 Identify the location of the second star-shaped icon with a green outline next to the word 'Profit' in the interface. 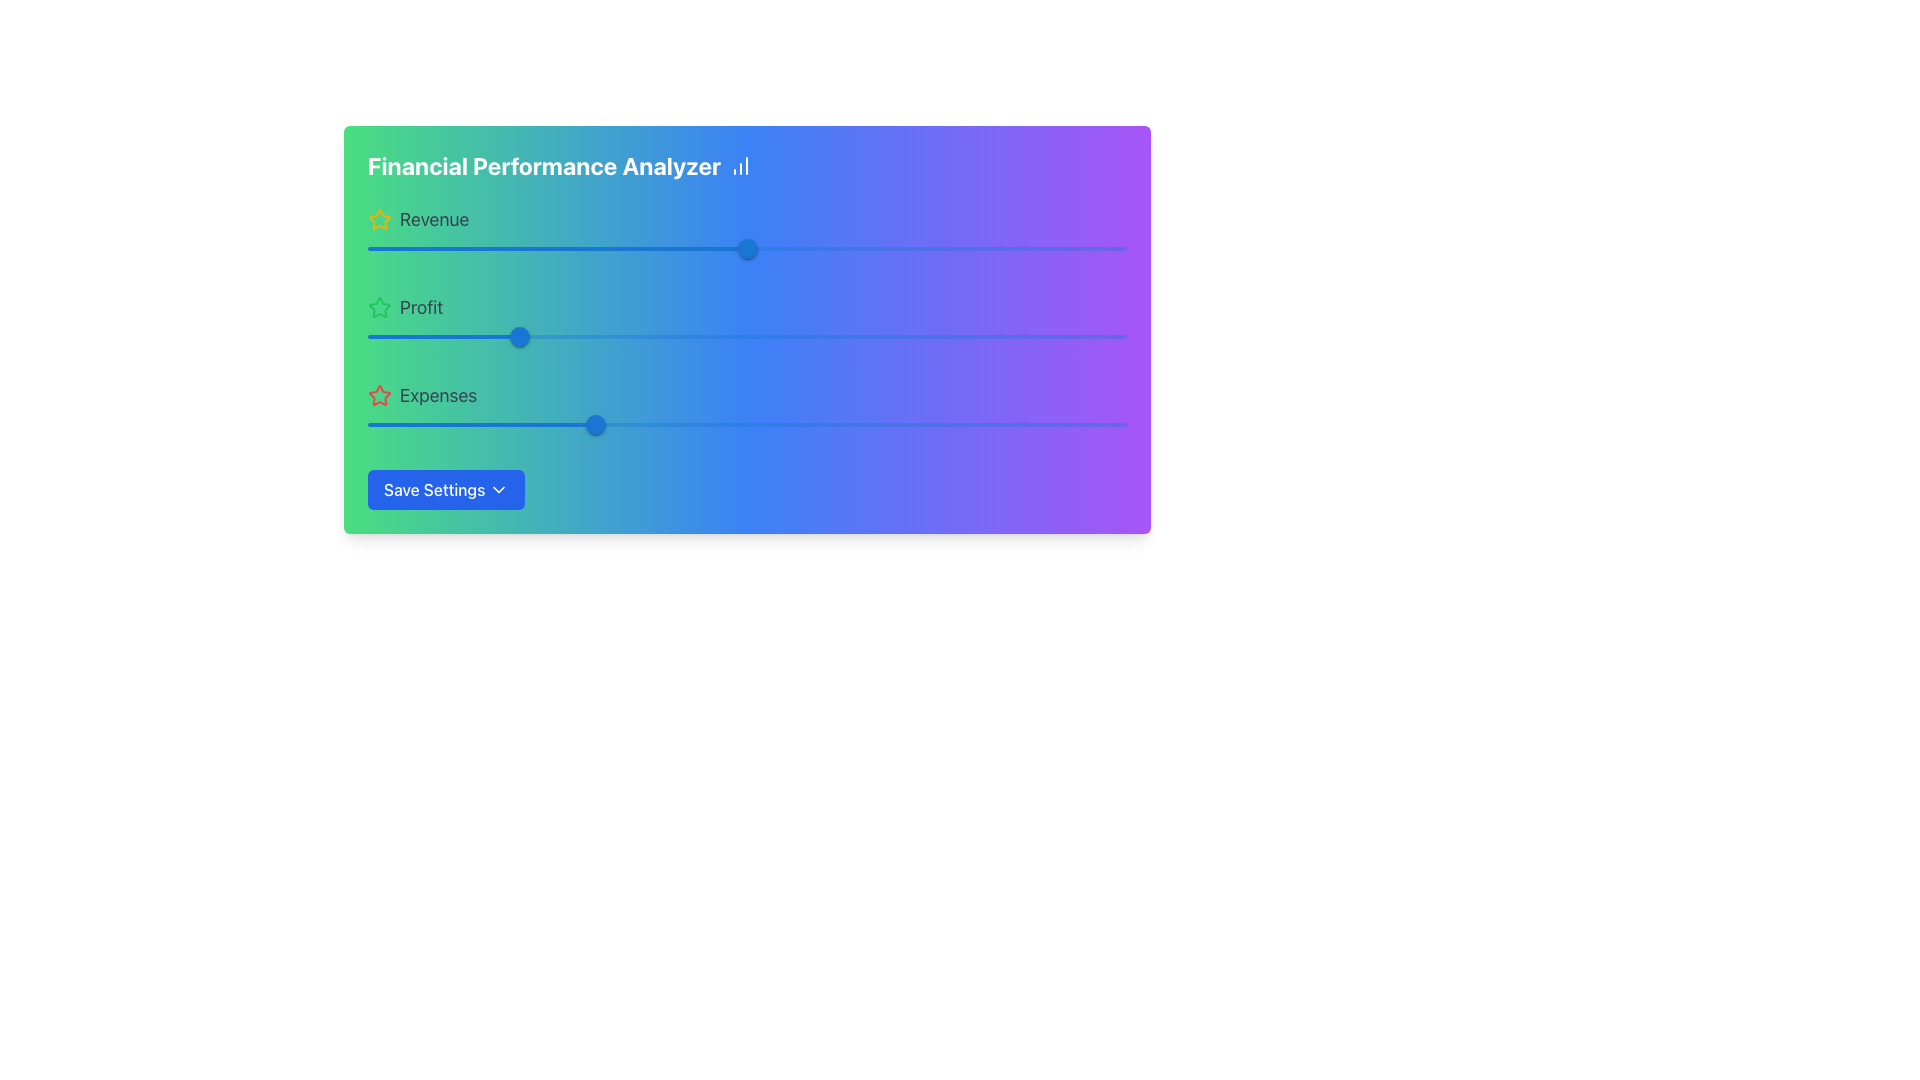
(379, 307).